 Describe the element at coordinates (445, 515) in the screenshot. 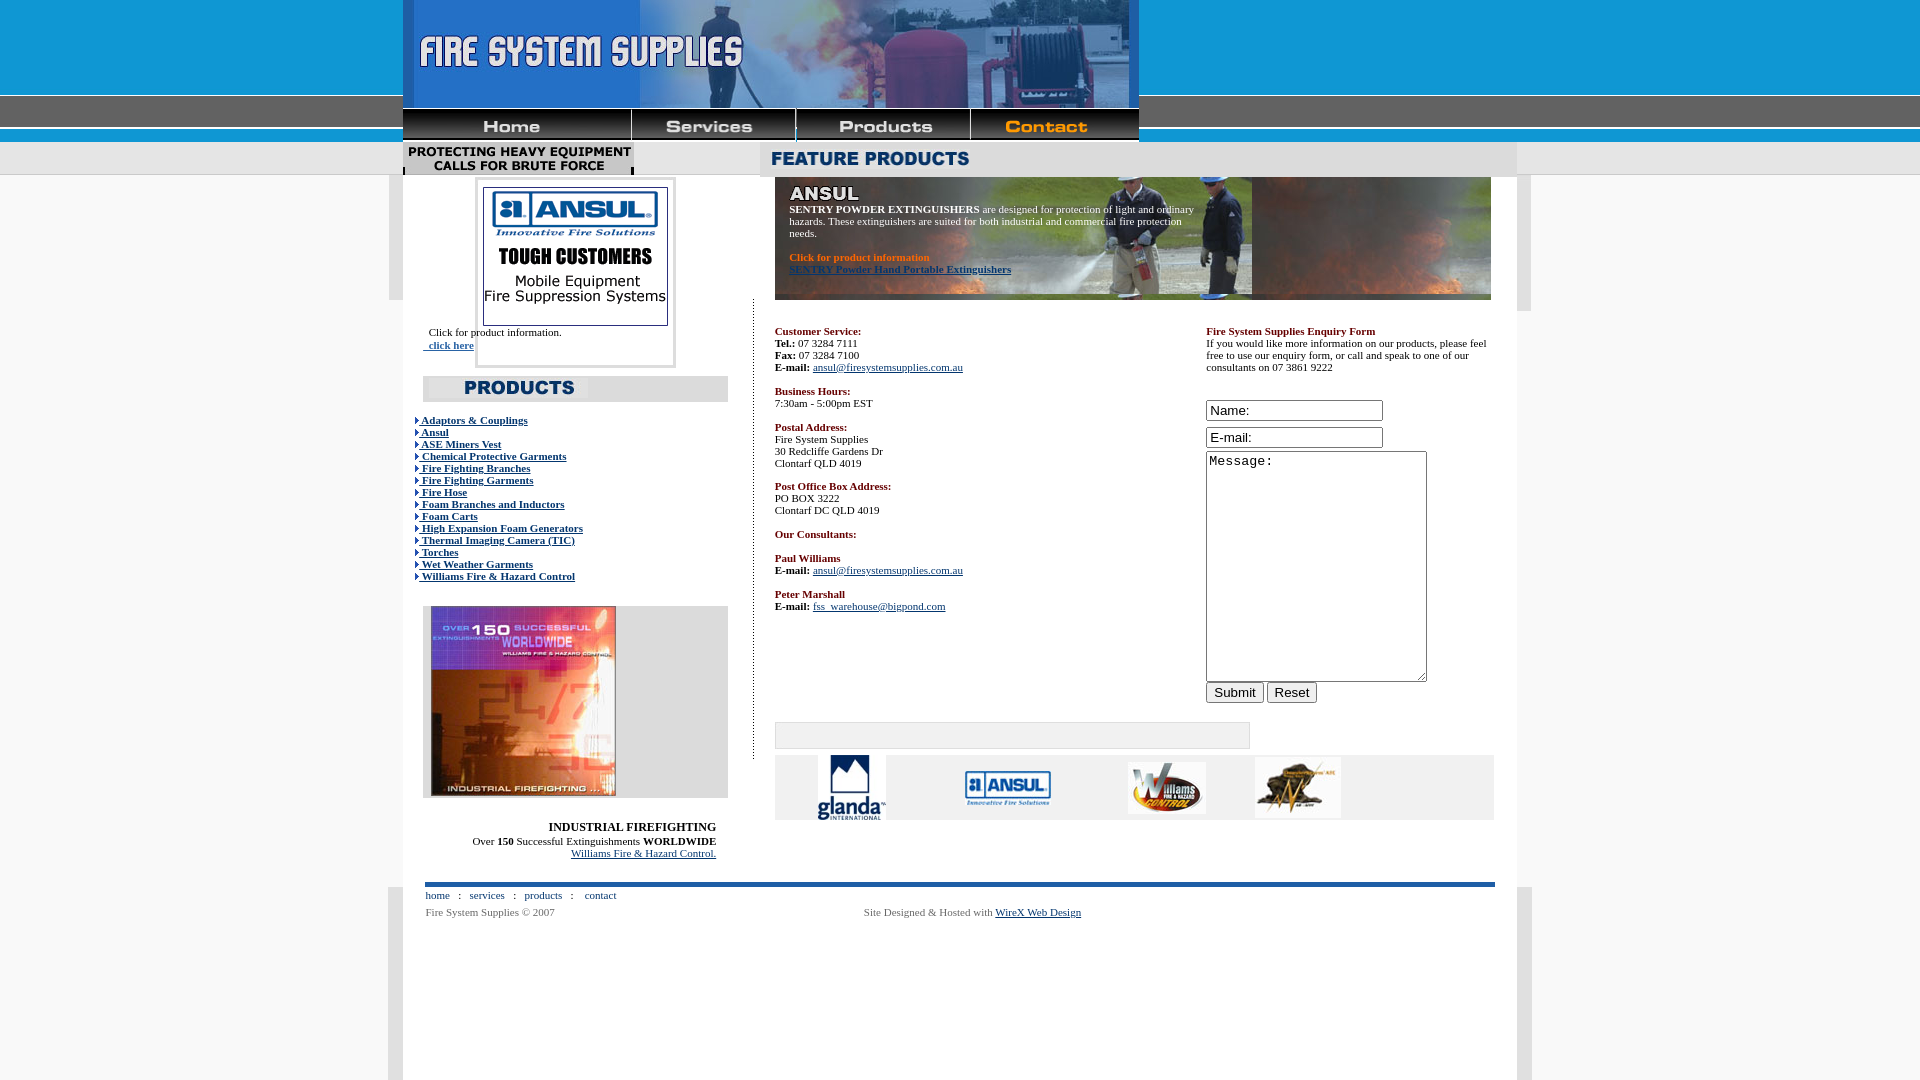

I see `' Foam Carts'` at that location.